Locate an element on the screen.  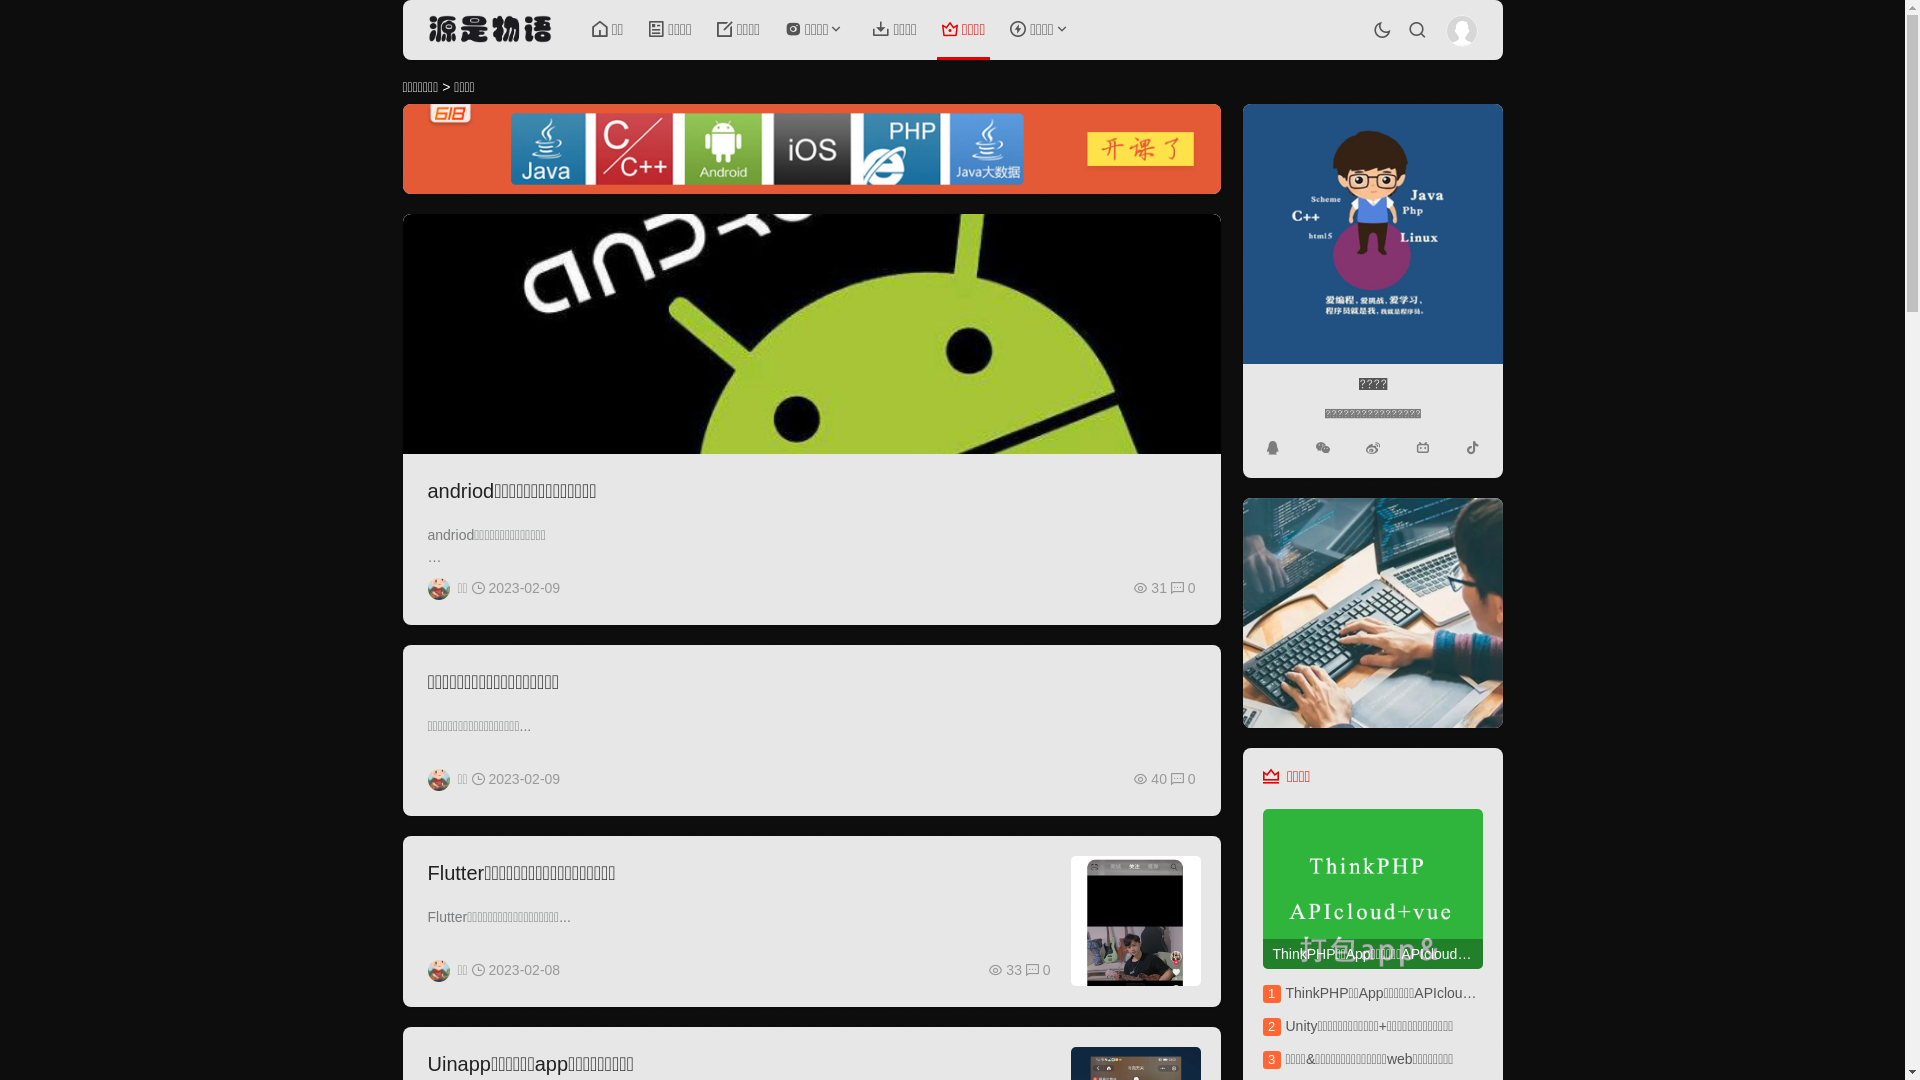
'QQ' is located at coordinates (1271, 446).